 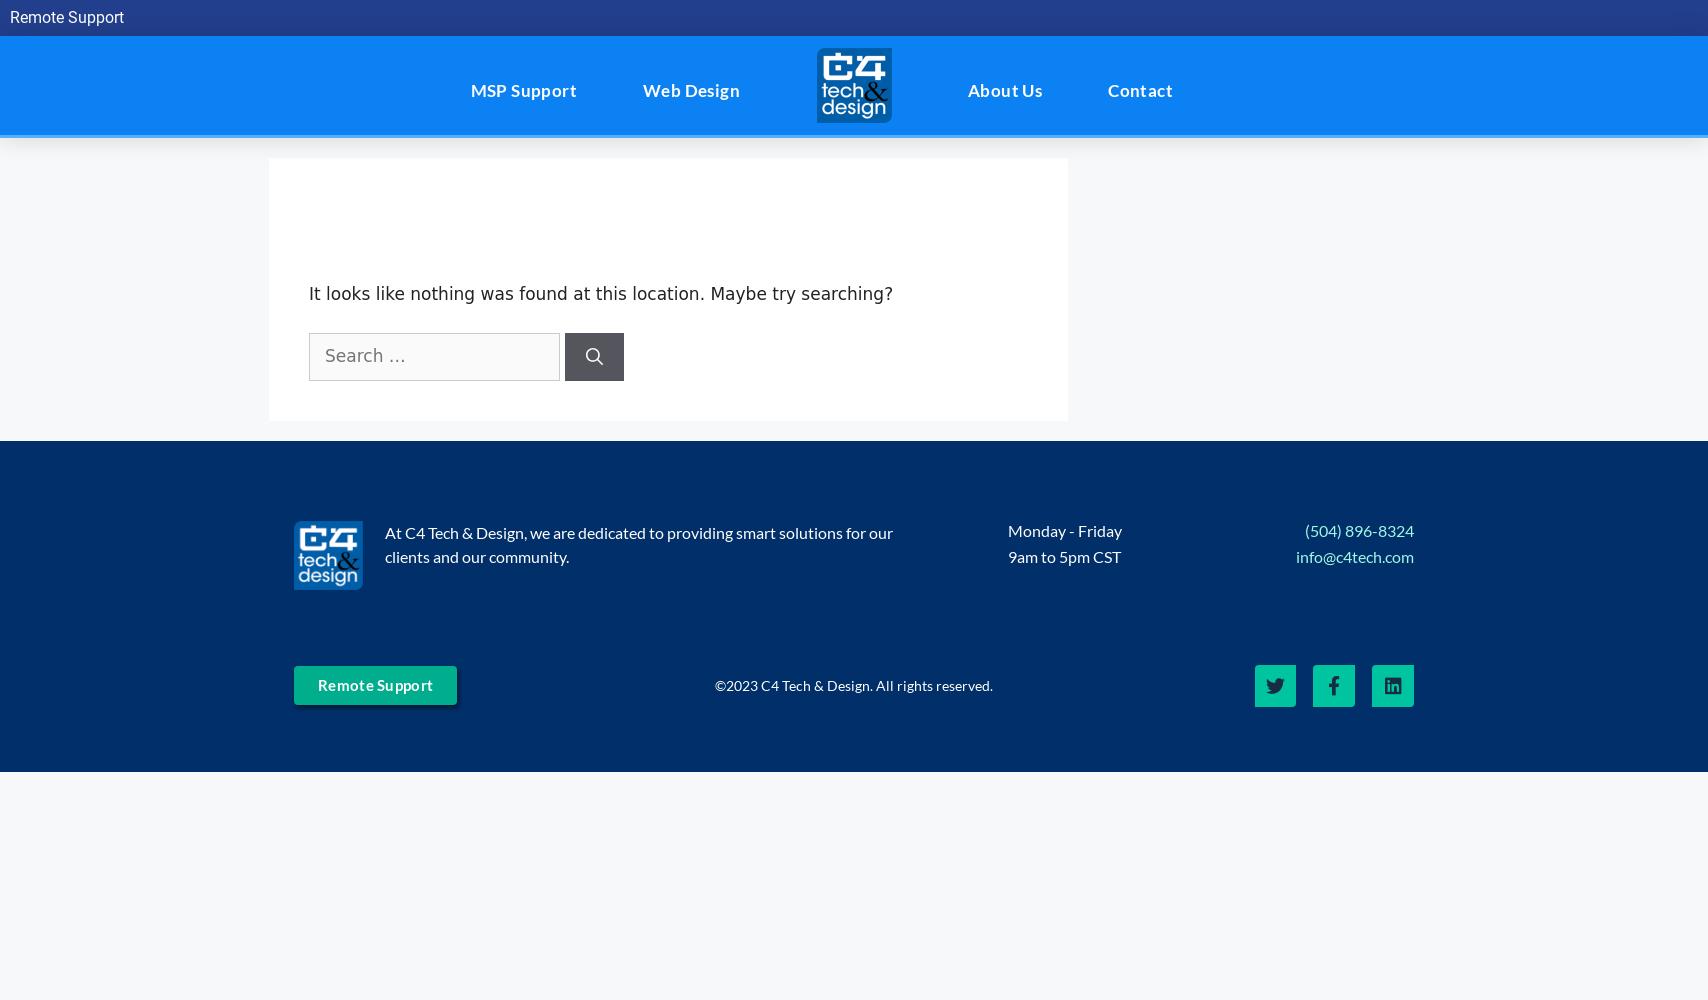 I want to click on 'It looks like nothing was found at this location. Maybe try searching?', so click(x=308, y=294).